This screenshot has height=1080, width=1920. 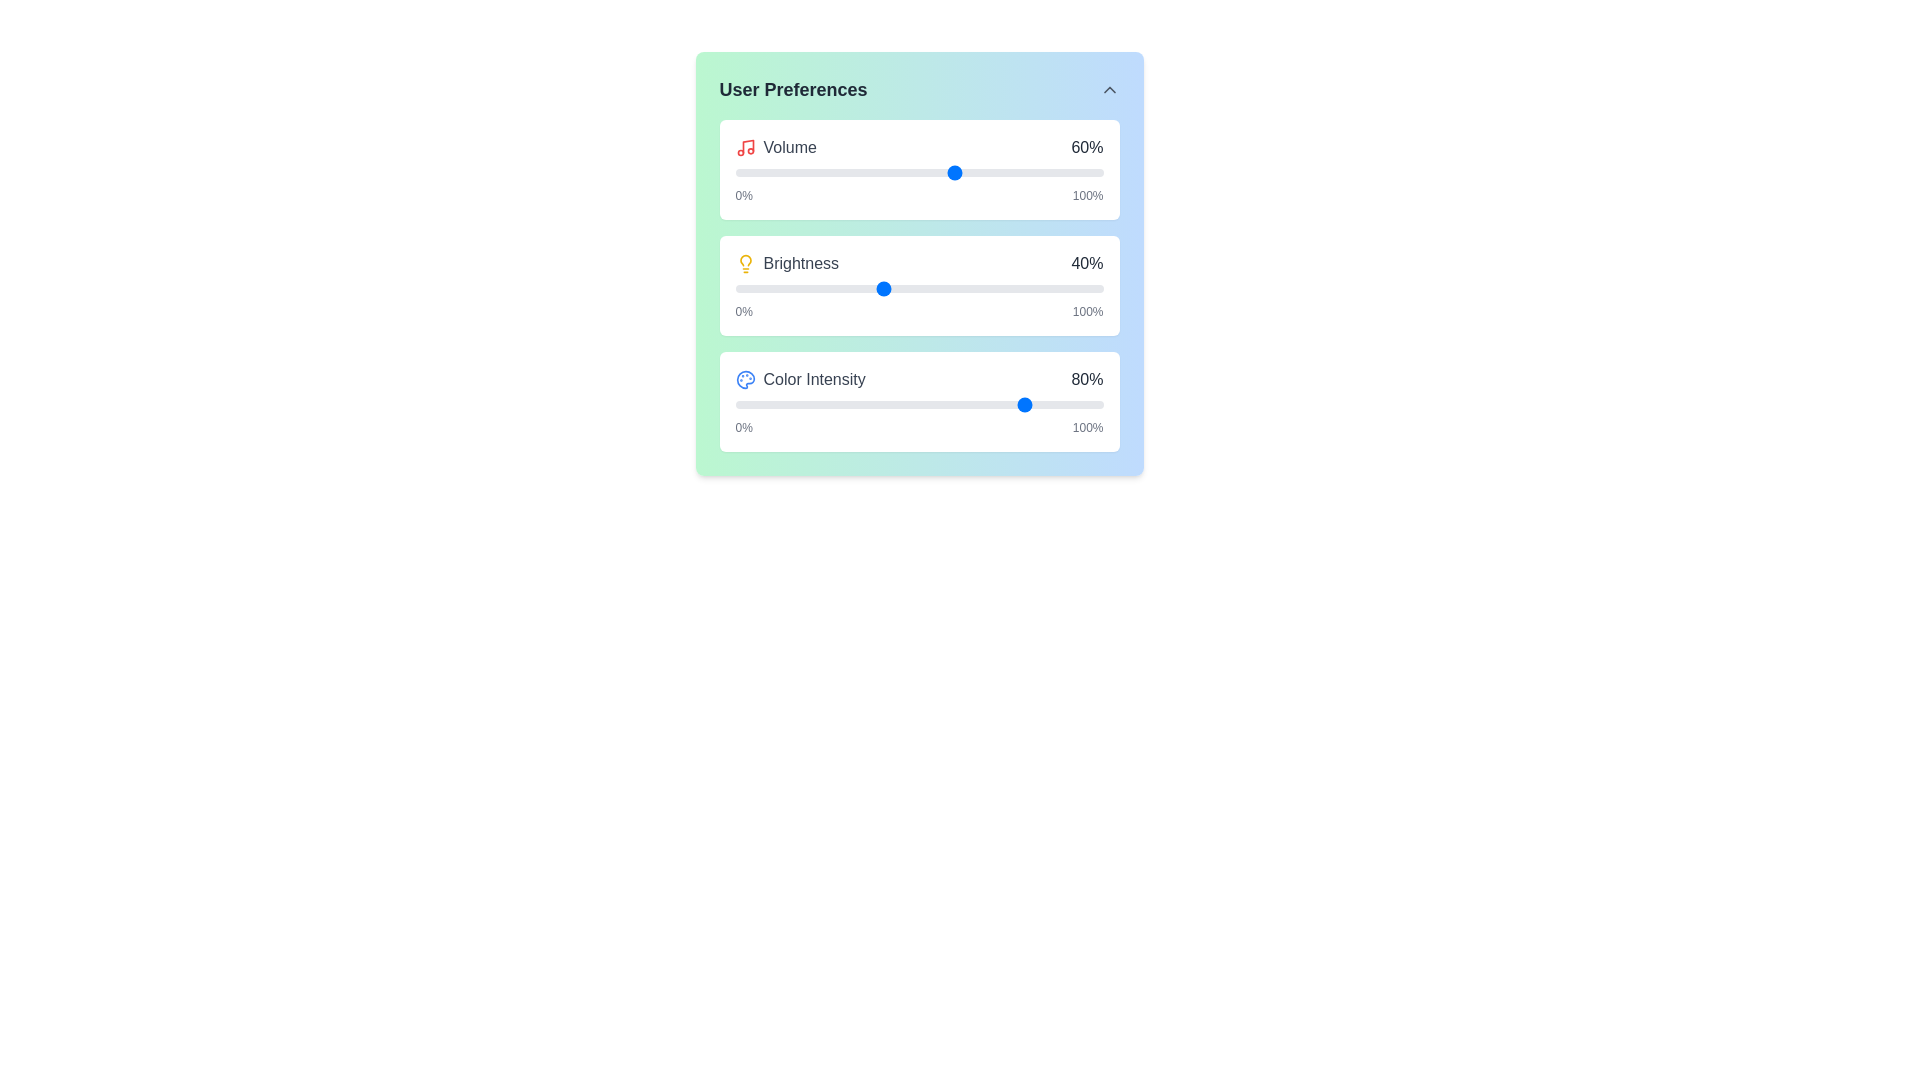 I want to click on the text label displaying '100%' located at the far right side of the control, styled in a small, light-colored font, so click(x=1087, y=196).